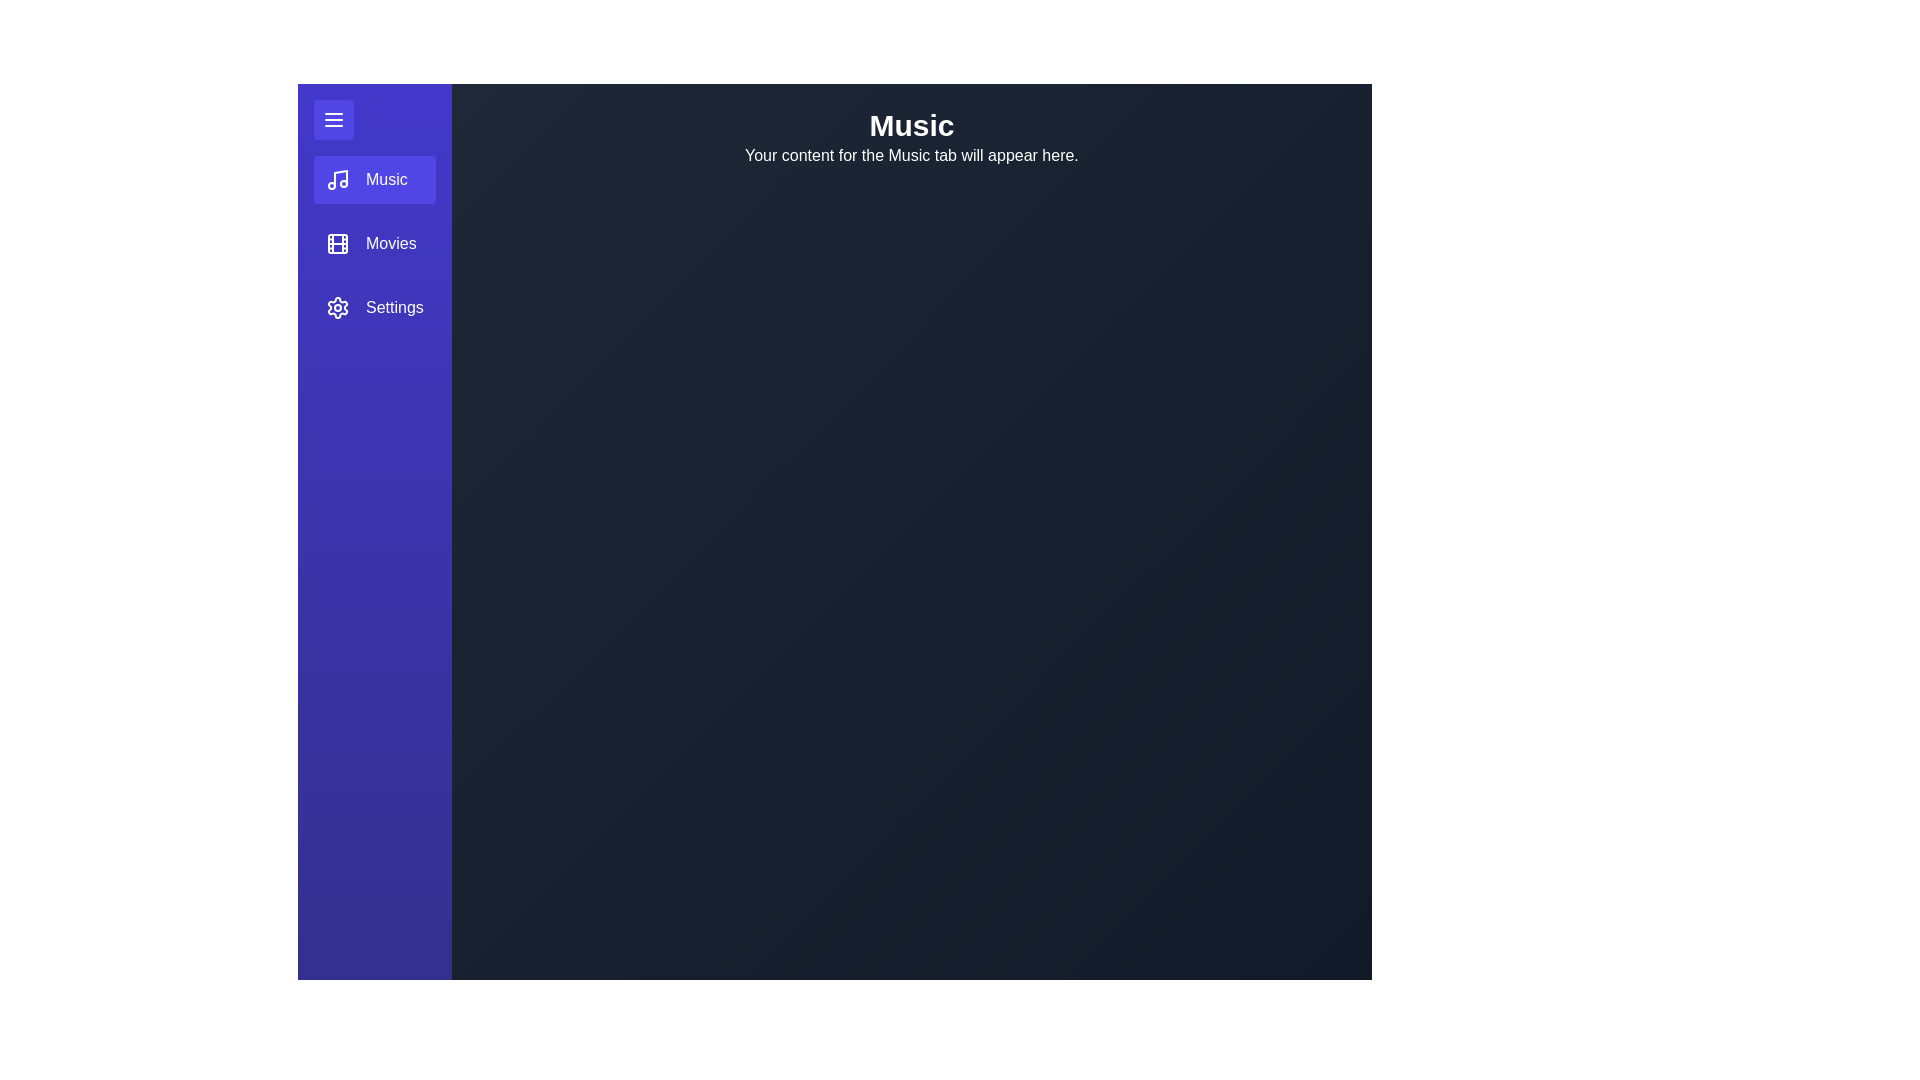 This screenshot has width=1920, height=1080. What do you see at coordinates (334, 119) in the screenshot?
I see `menu toggle button to toggle the menu open or closed` at bounding box center [334, 119].